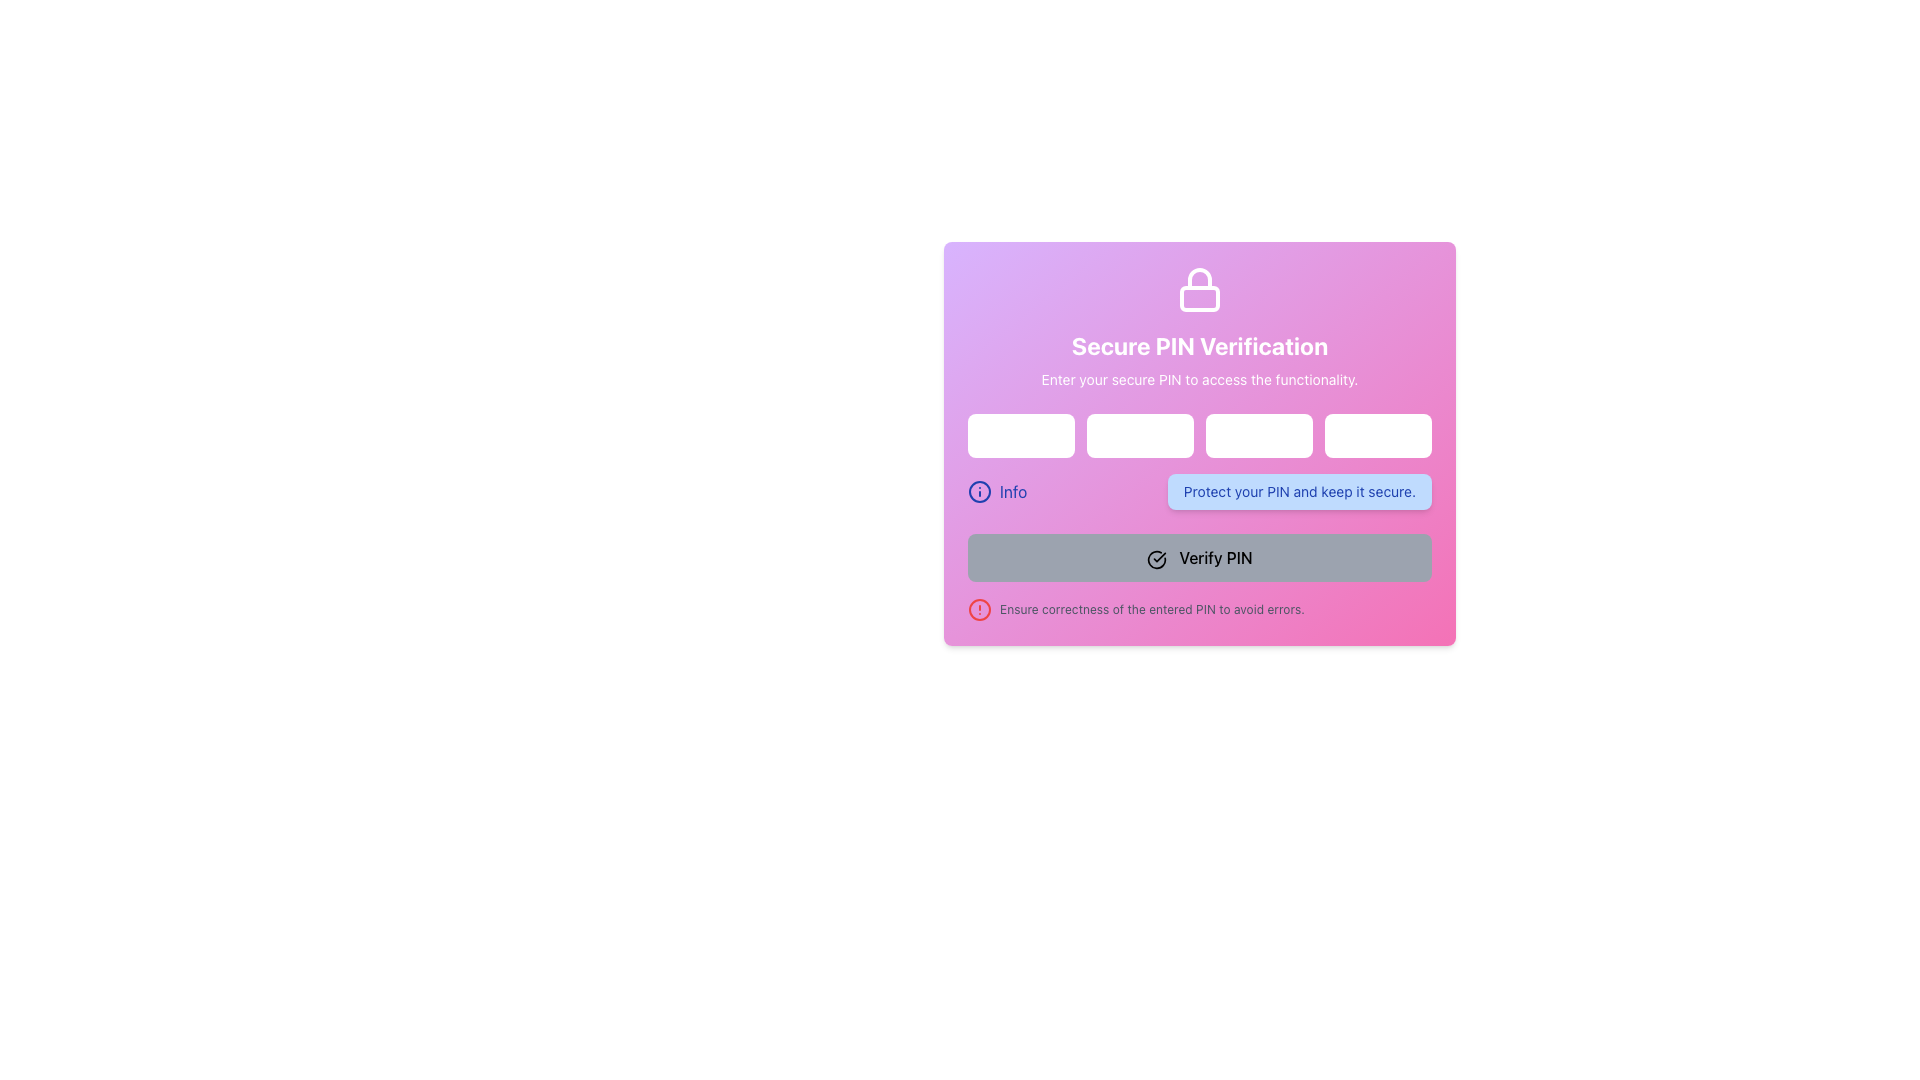 The image size is (1920, 1080). What do you see at coordinates (1200, 345) in the screenshot?
I see `the Text header that introduces the secure PIN verification interface, positioned below the lock icon and above the subtitle text` at bounding box center [1200, 345].